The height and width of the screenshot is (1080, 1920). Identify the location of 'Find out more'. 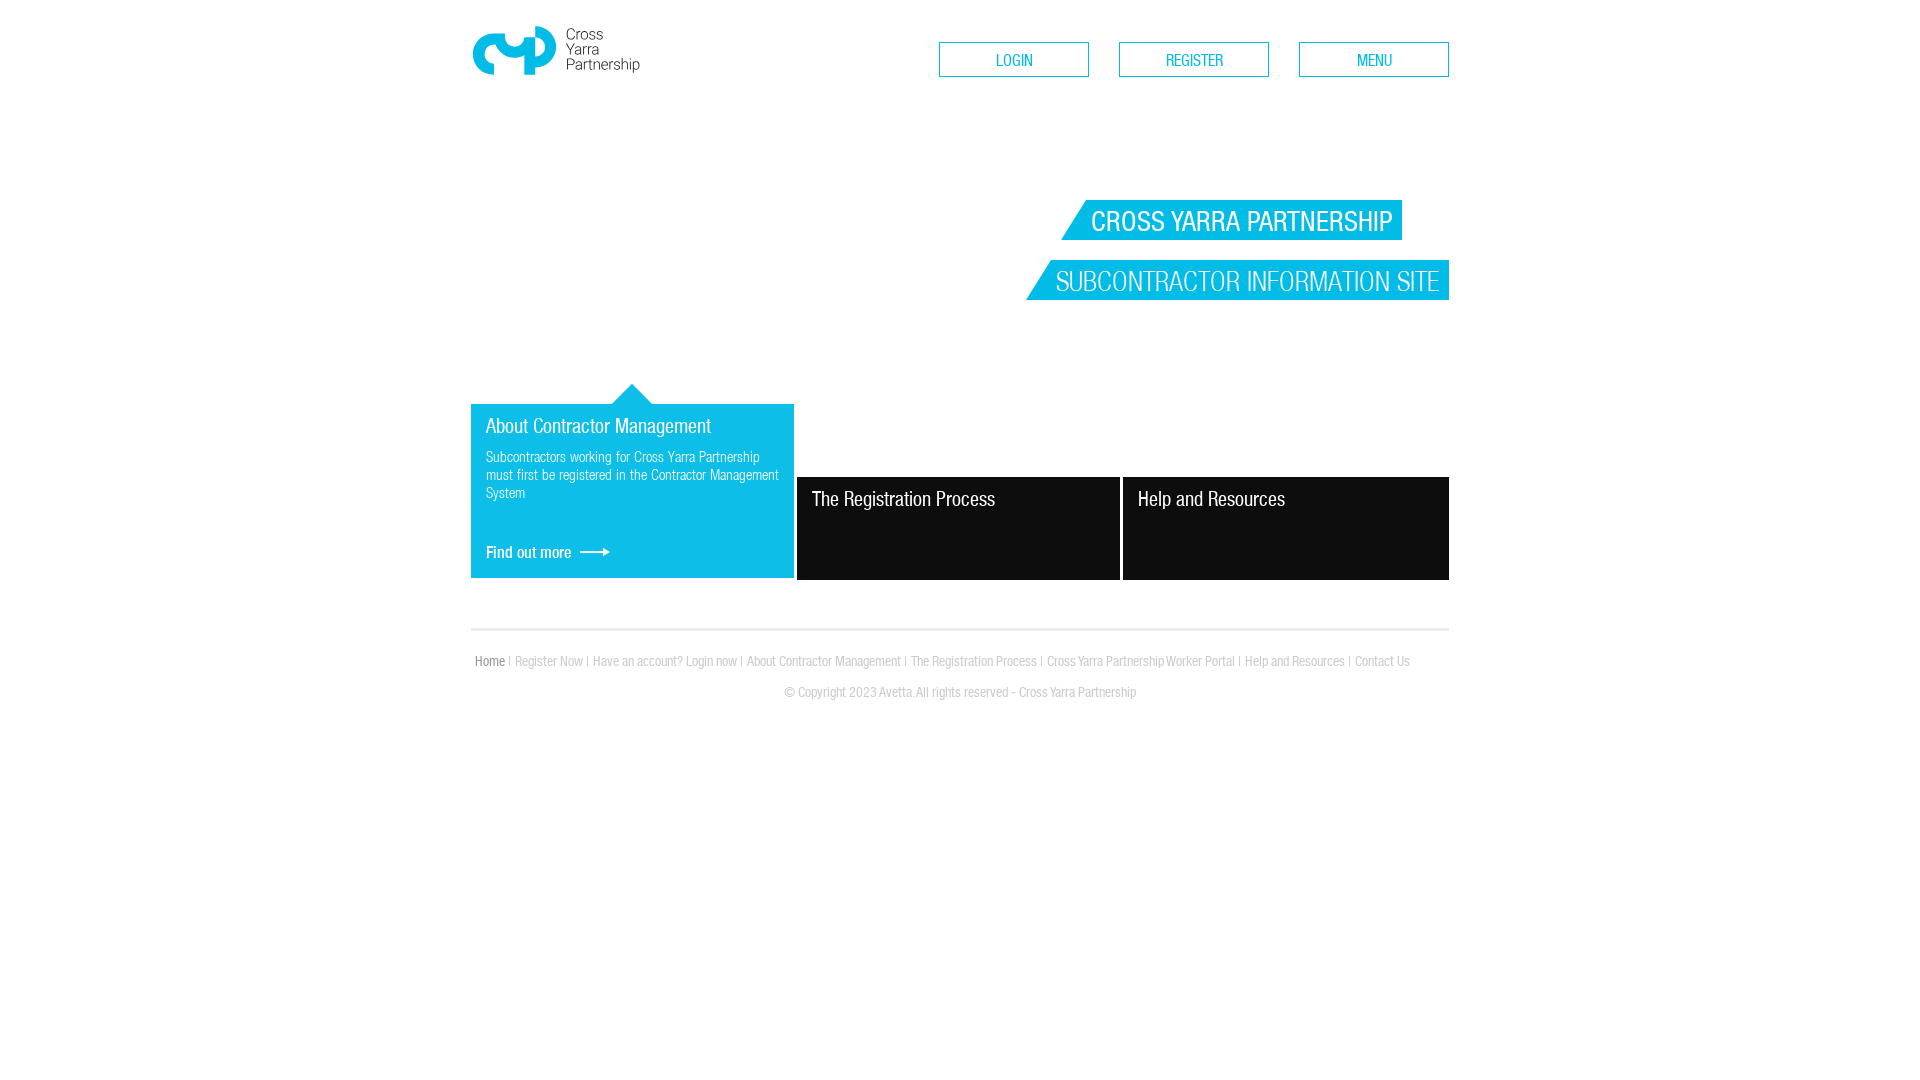
(550, 546).